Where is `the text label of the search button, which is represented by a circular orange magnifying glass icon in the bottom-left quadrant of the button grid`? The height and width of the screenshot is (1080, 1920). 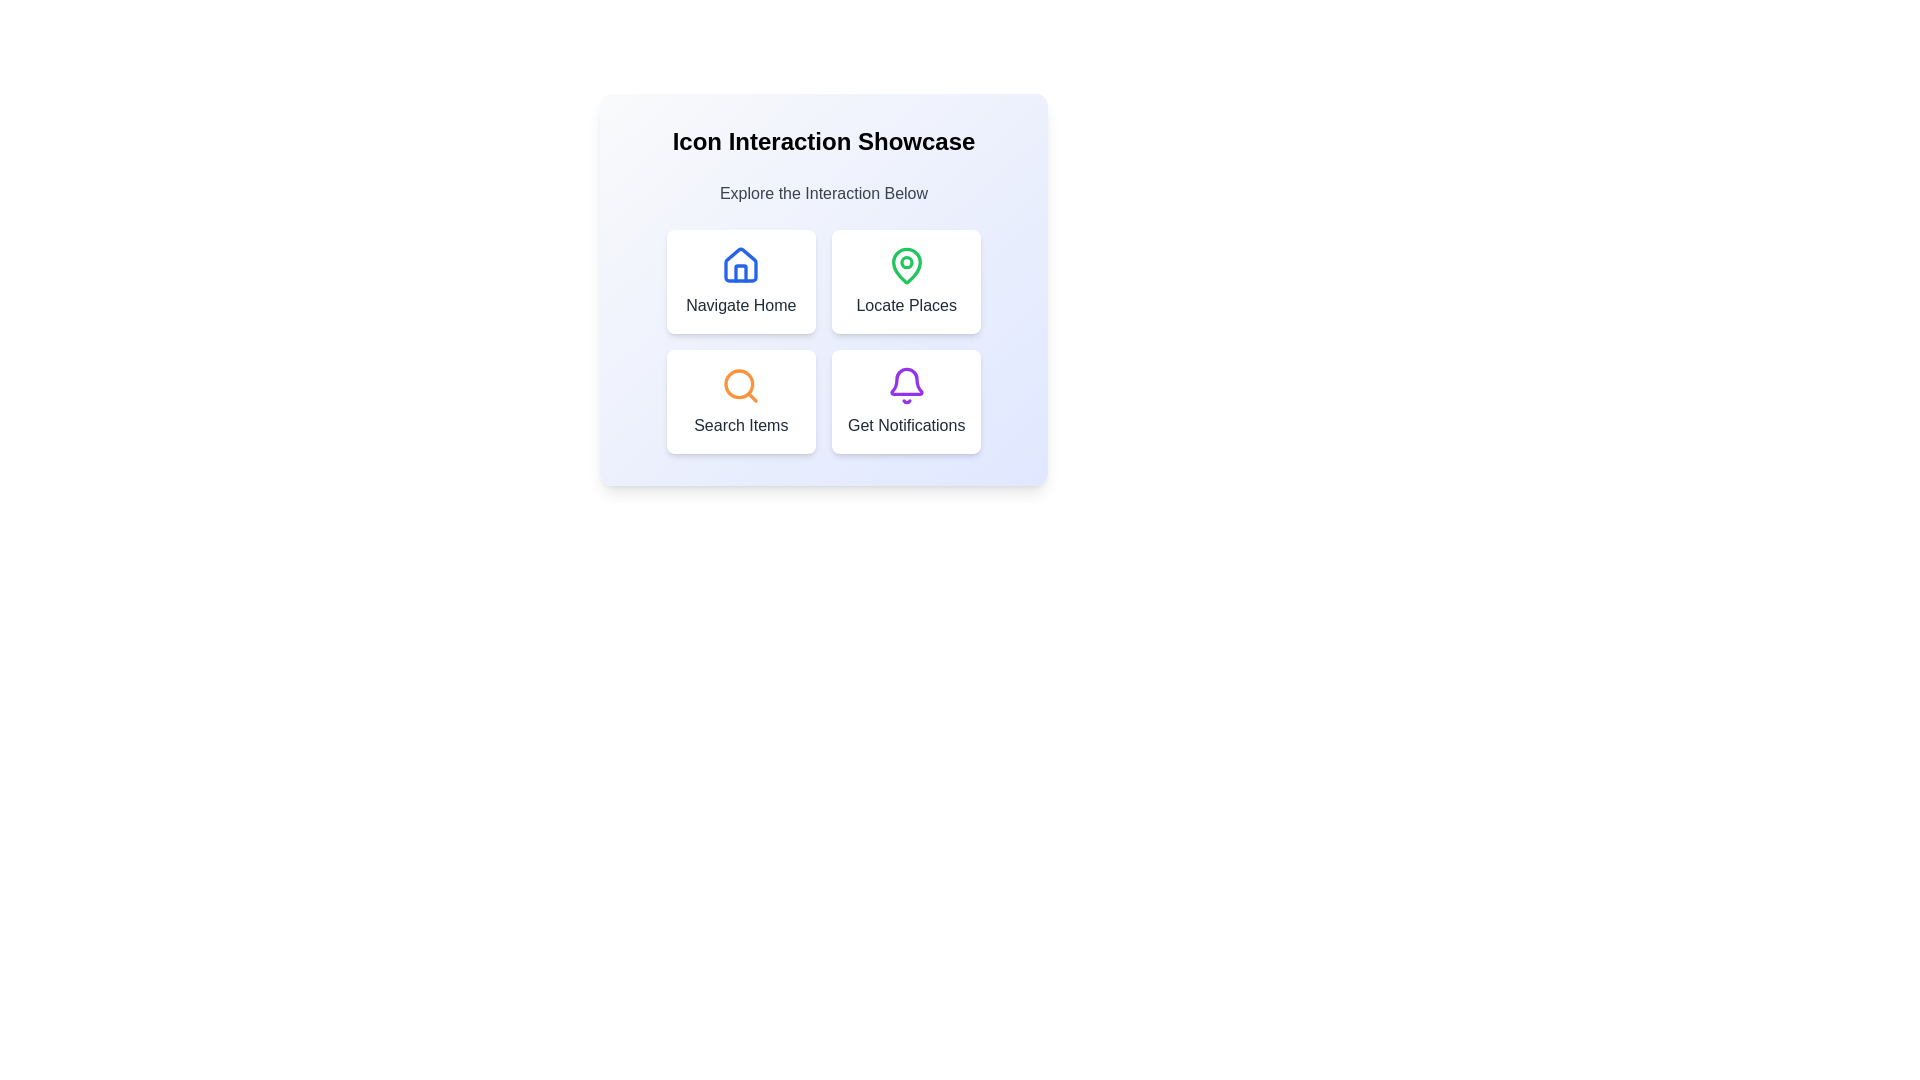 the text label of the search button, which is represented by a circular orange magnifying glass icon in the bottom-left quadrant of the button grid is located at coordinates (738, 384).